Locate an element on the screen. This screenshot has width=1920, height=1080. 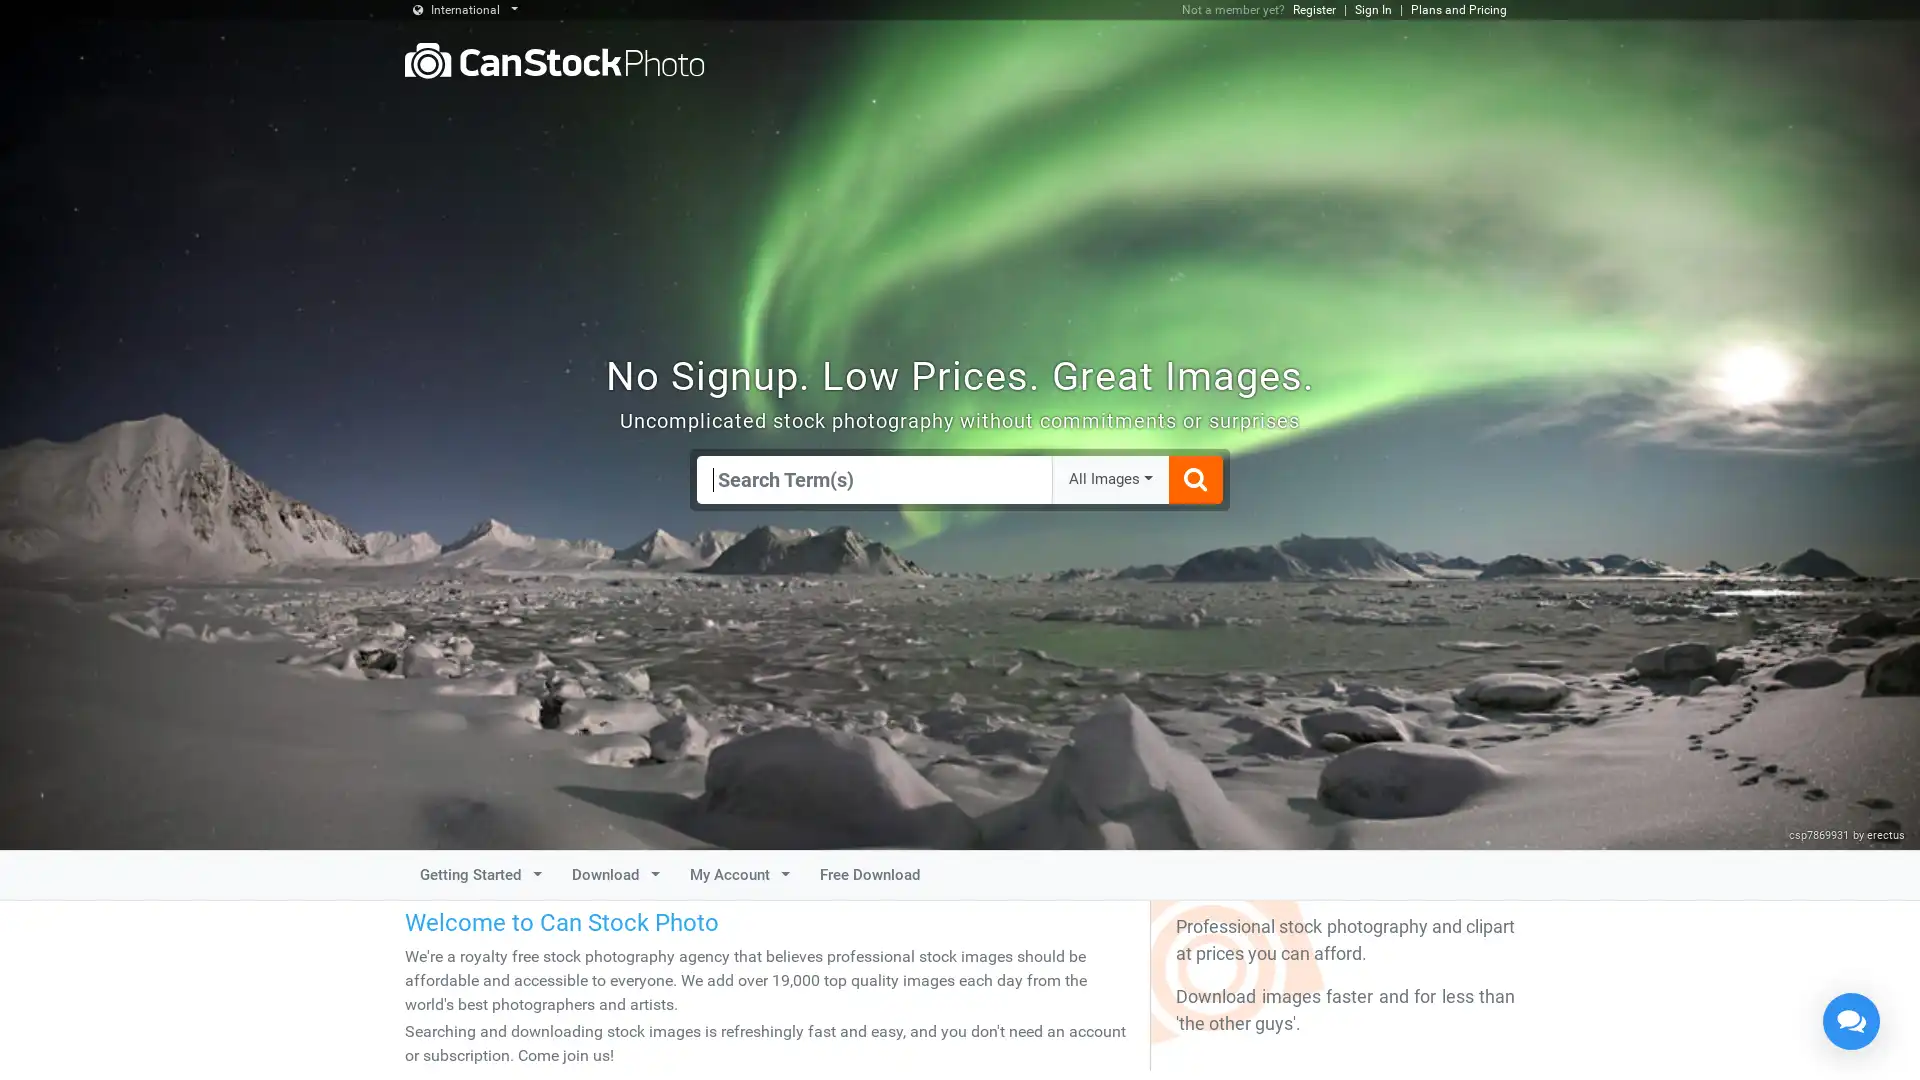
All Images is located at coordinates (1109, 478).